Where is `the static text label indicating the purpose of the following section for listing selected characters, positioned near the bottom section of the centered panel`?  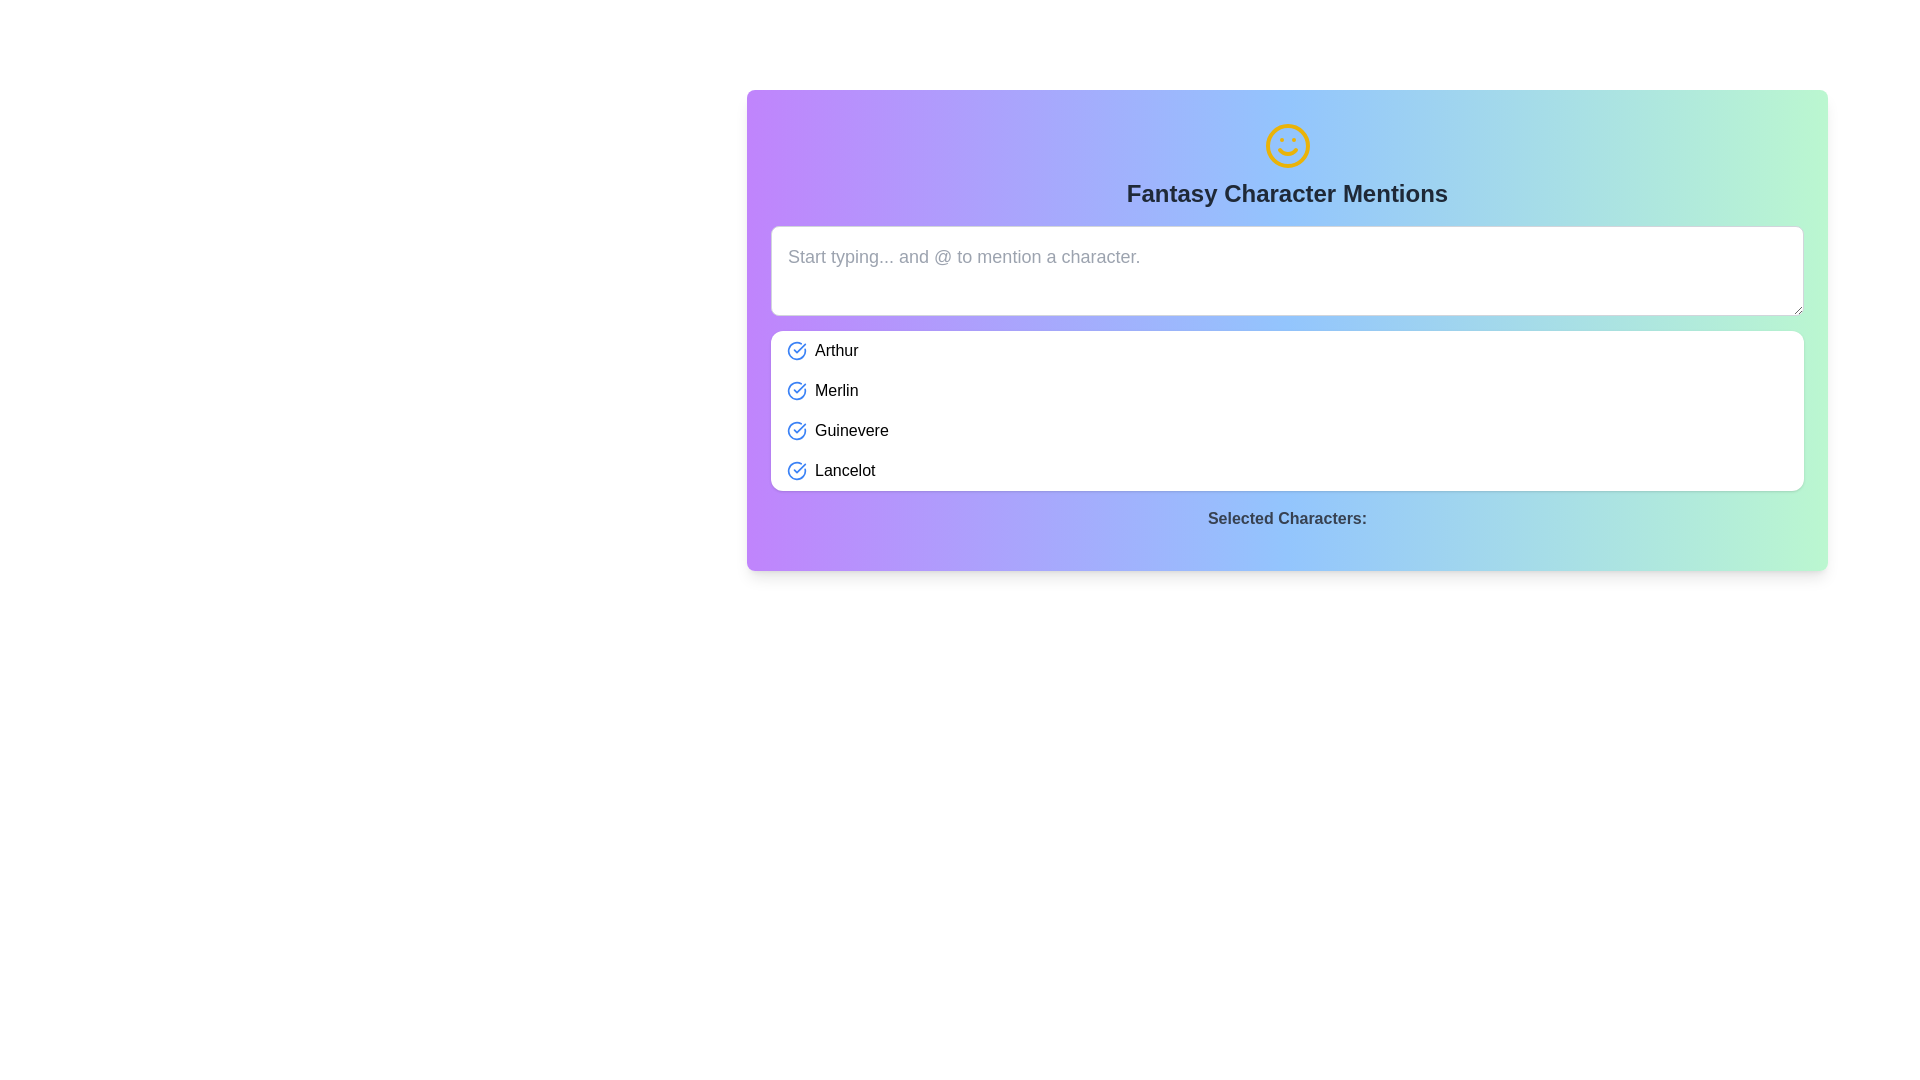 the static text label indicating the purpose of the following section for listing selected characters, positioned near the bottom section of the centered panel is located at coordinates (1287, 518).